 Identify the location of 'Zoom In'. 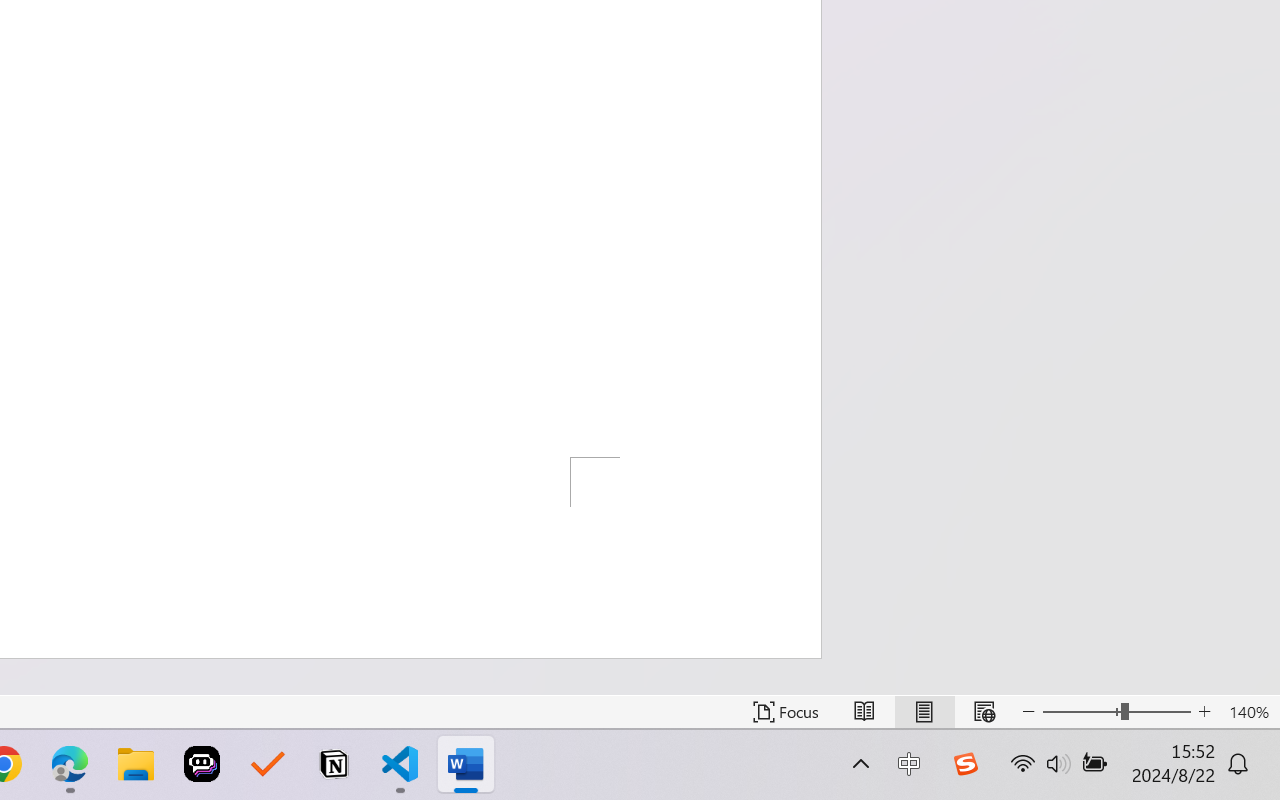
(1204, 711).